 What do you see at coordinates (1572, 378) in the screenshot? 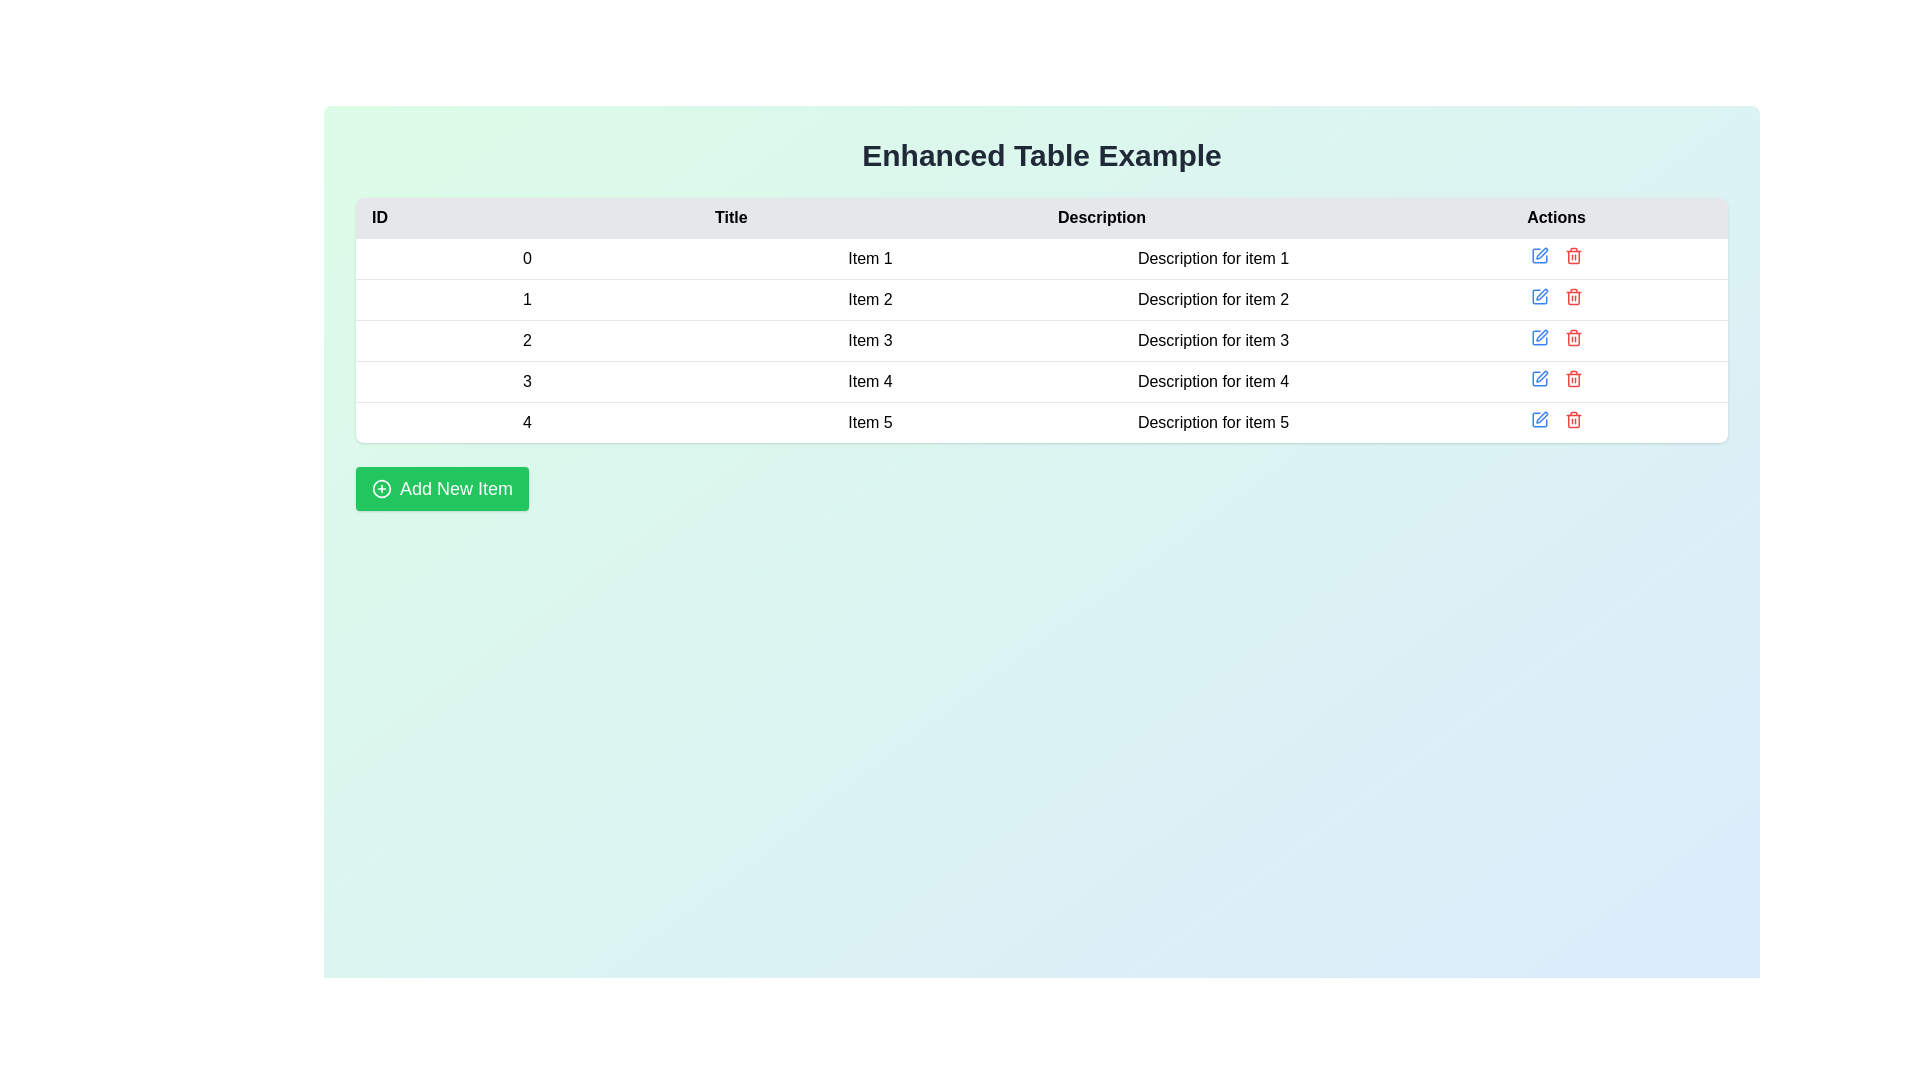
I see `the delete button in the 'Actions' column adjacent to 'Description for item 4'` at bounding box center [1572, 378].